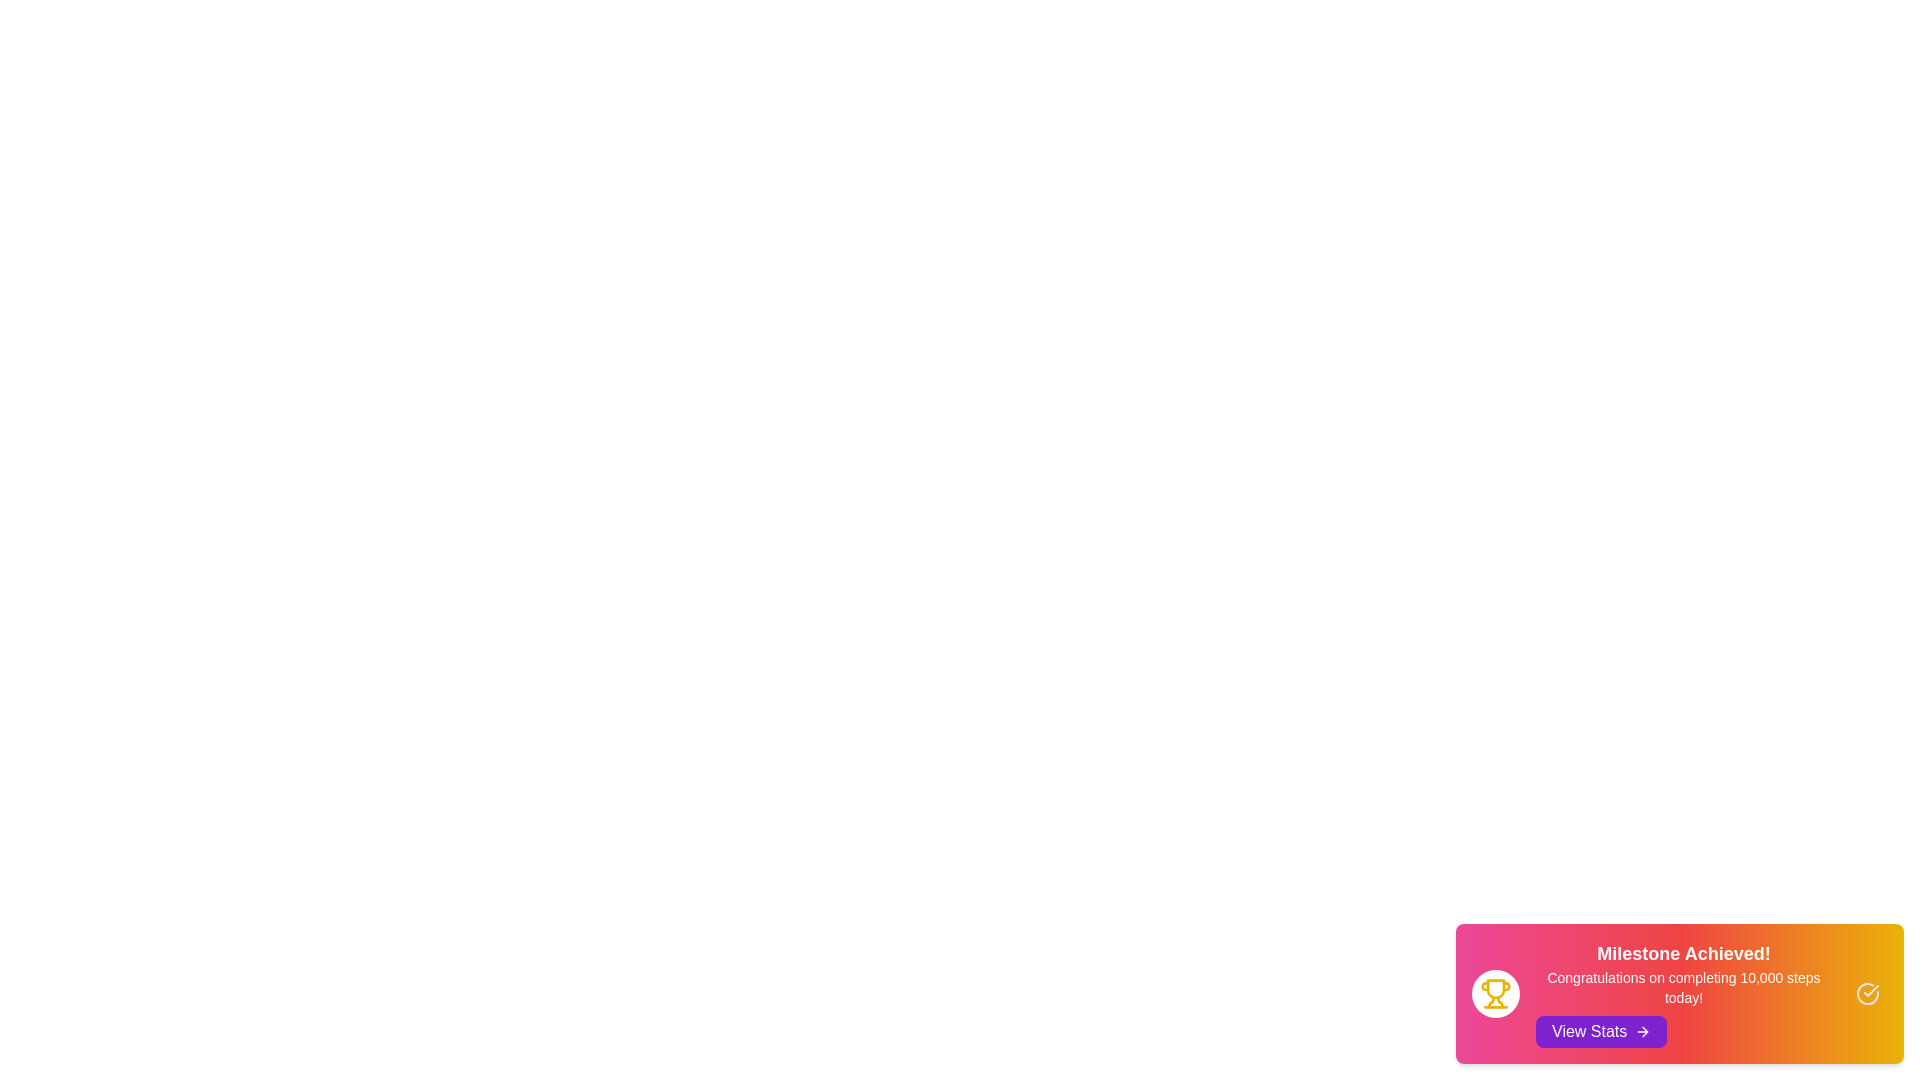 The image size is (1920, 1080). I want to click on the close button to dismiss the snackbar notification, so click(1866, 994).